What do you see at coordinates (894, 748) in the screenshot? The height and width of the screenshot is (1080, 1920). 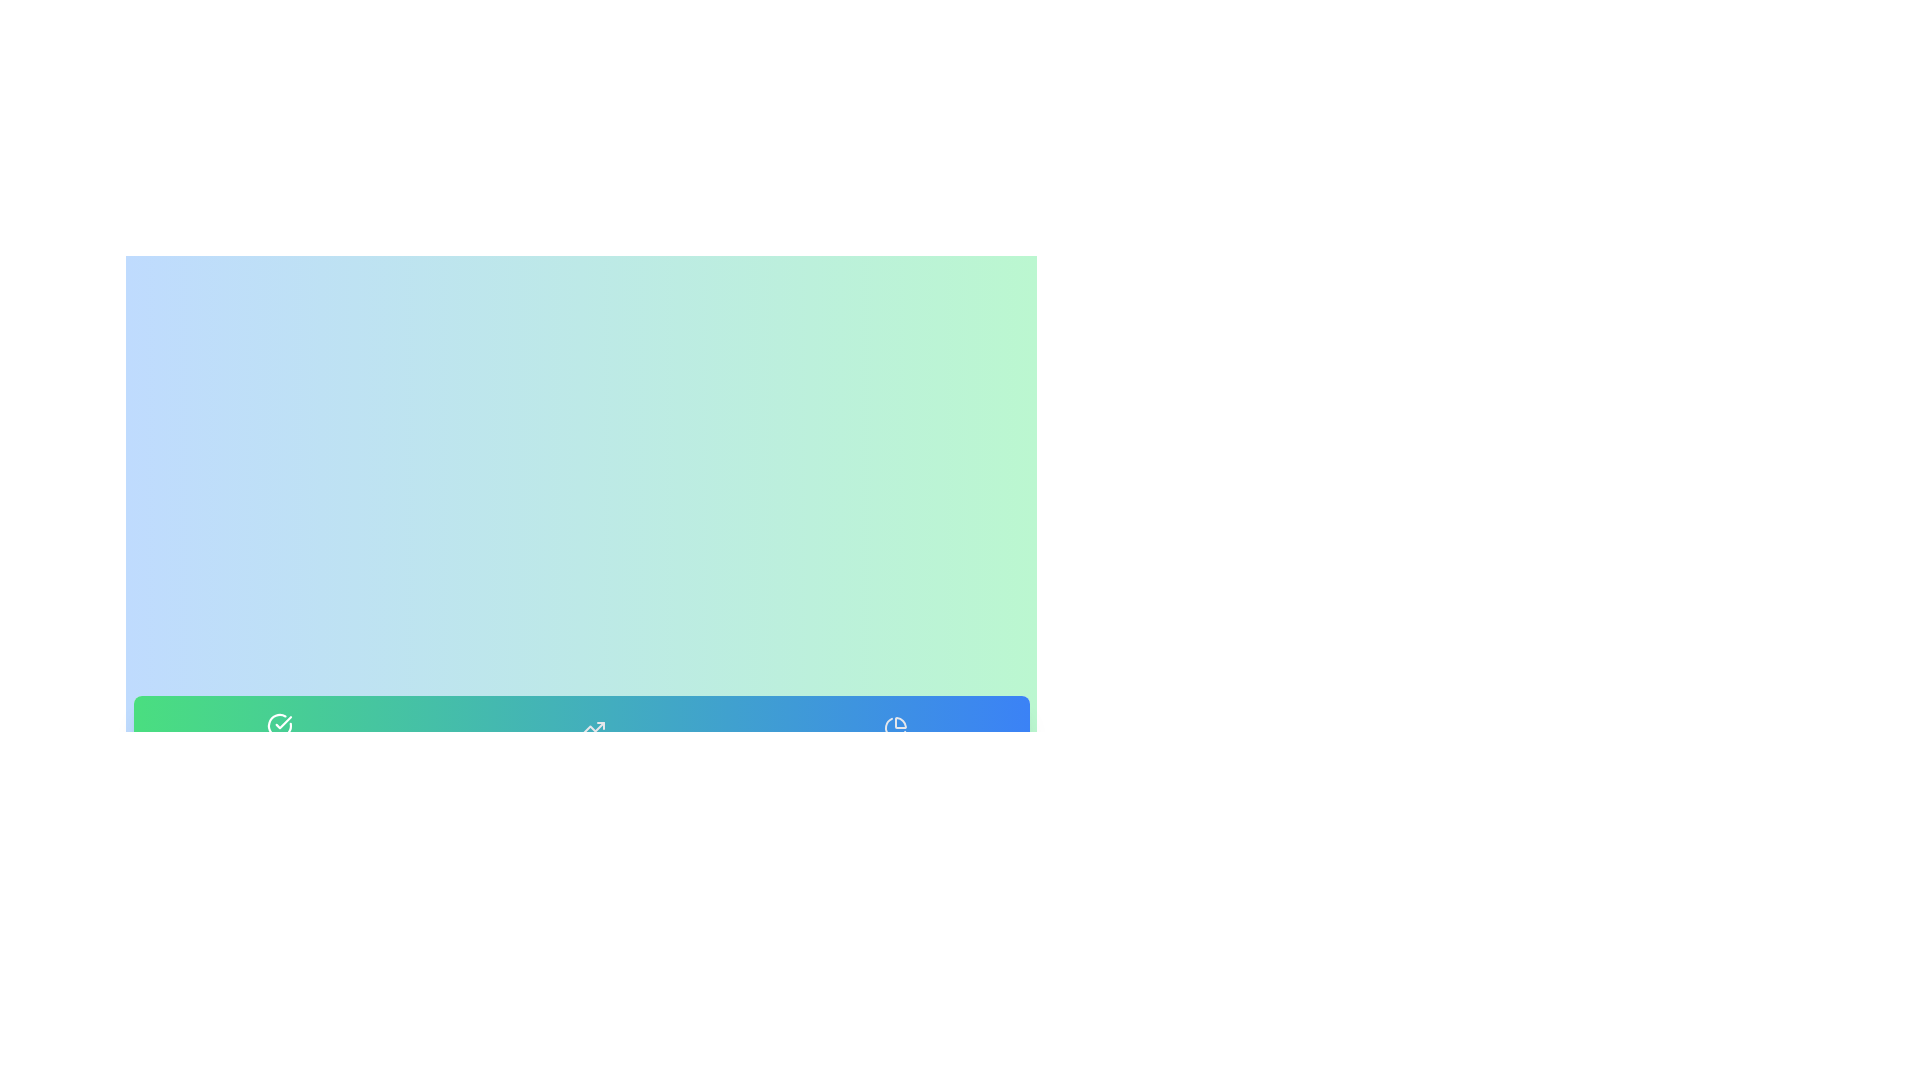 I see `the tab labeled Nutrition` at bounding box center [894, 748].